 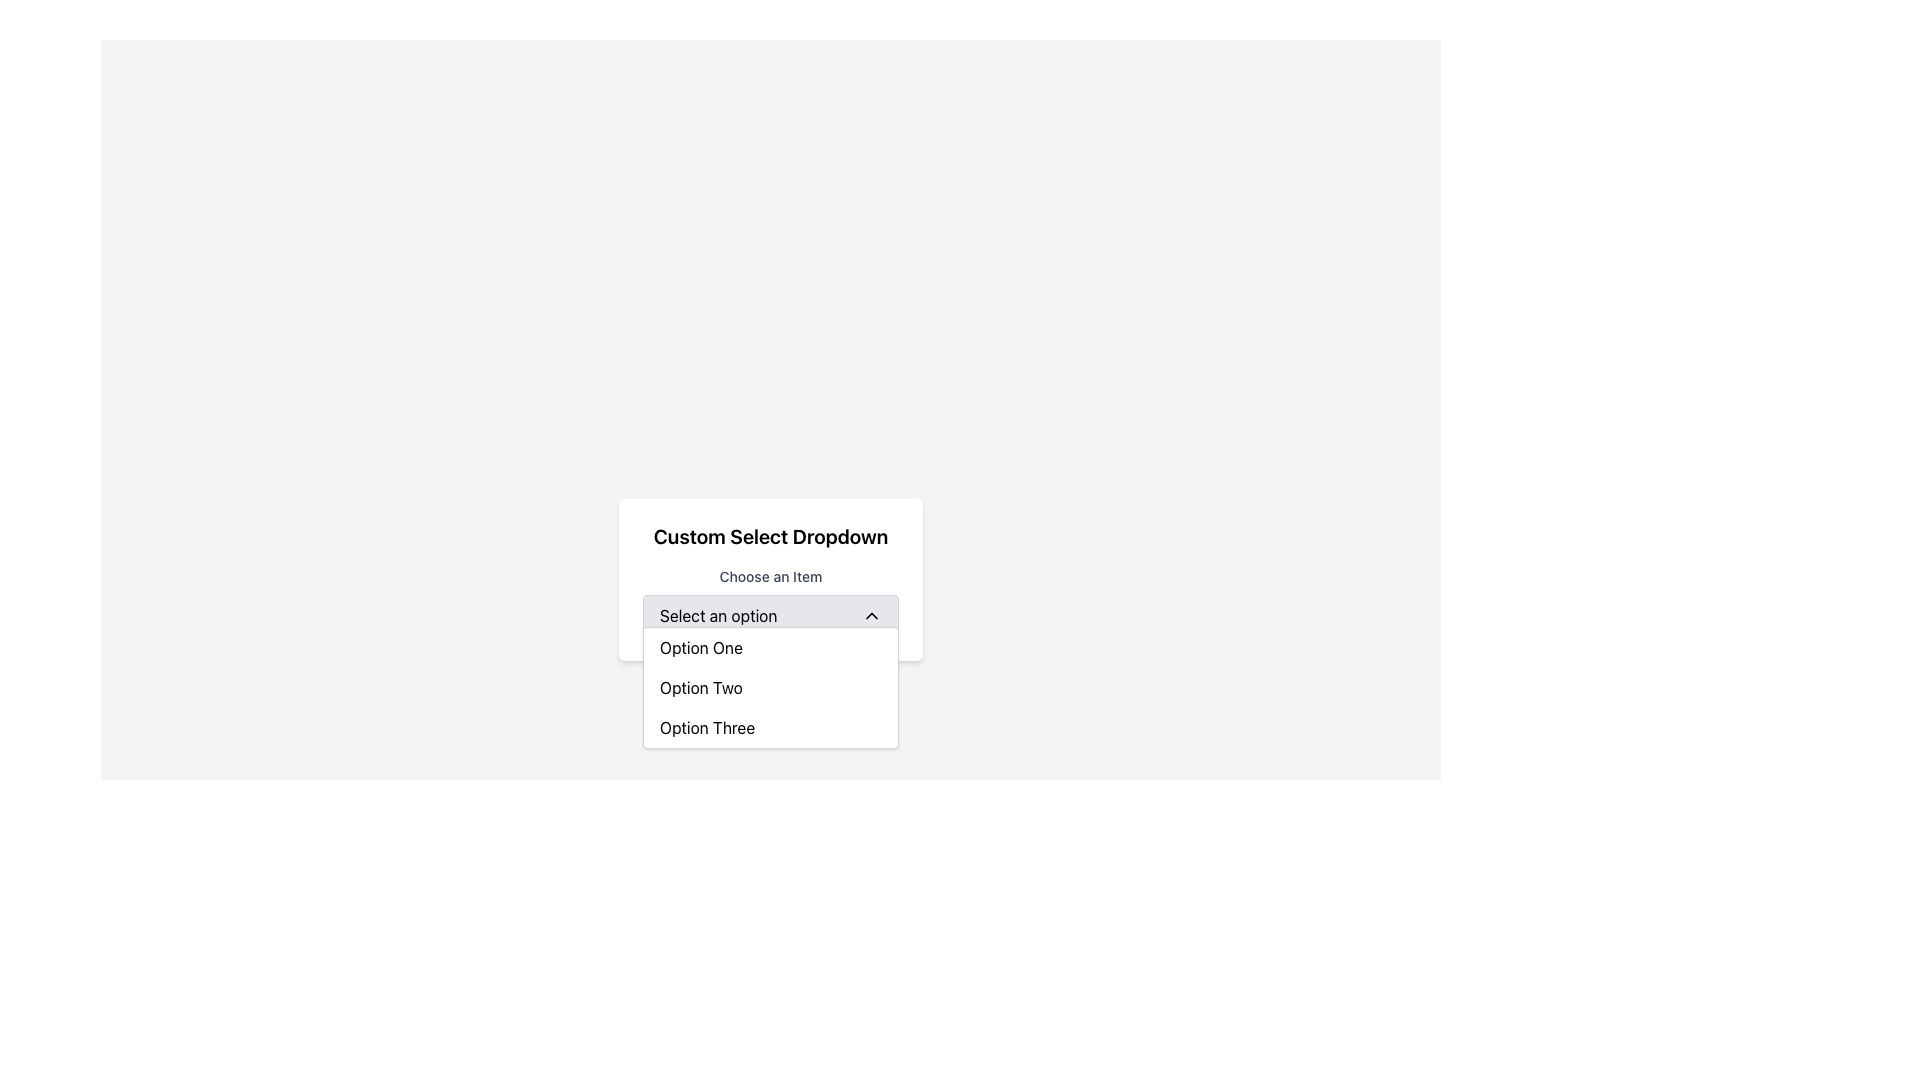 What do you see at coordinates (770, 686) in the screenshot?
I see `the 'Option Two' item in the dropdown menu` at bounding box center [770, 686].